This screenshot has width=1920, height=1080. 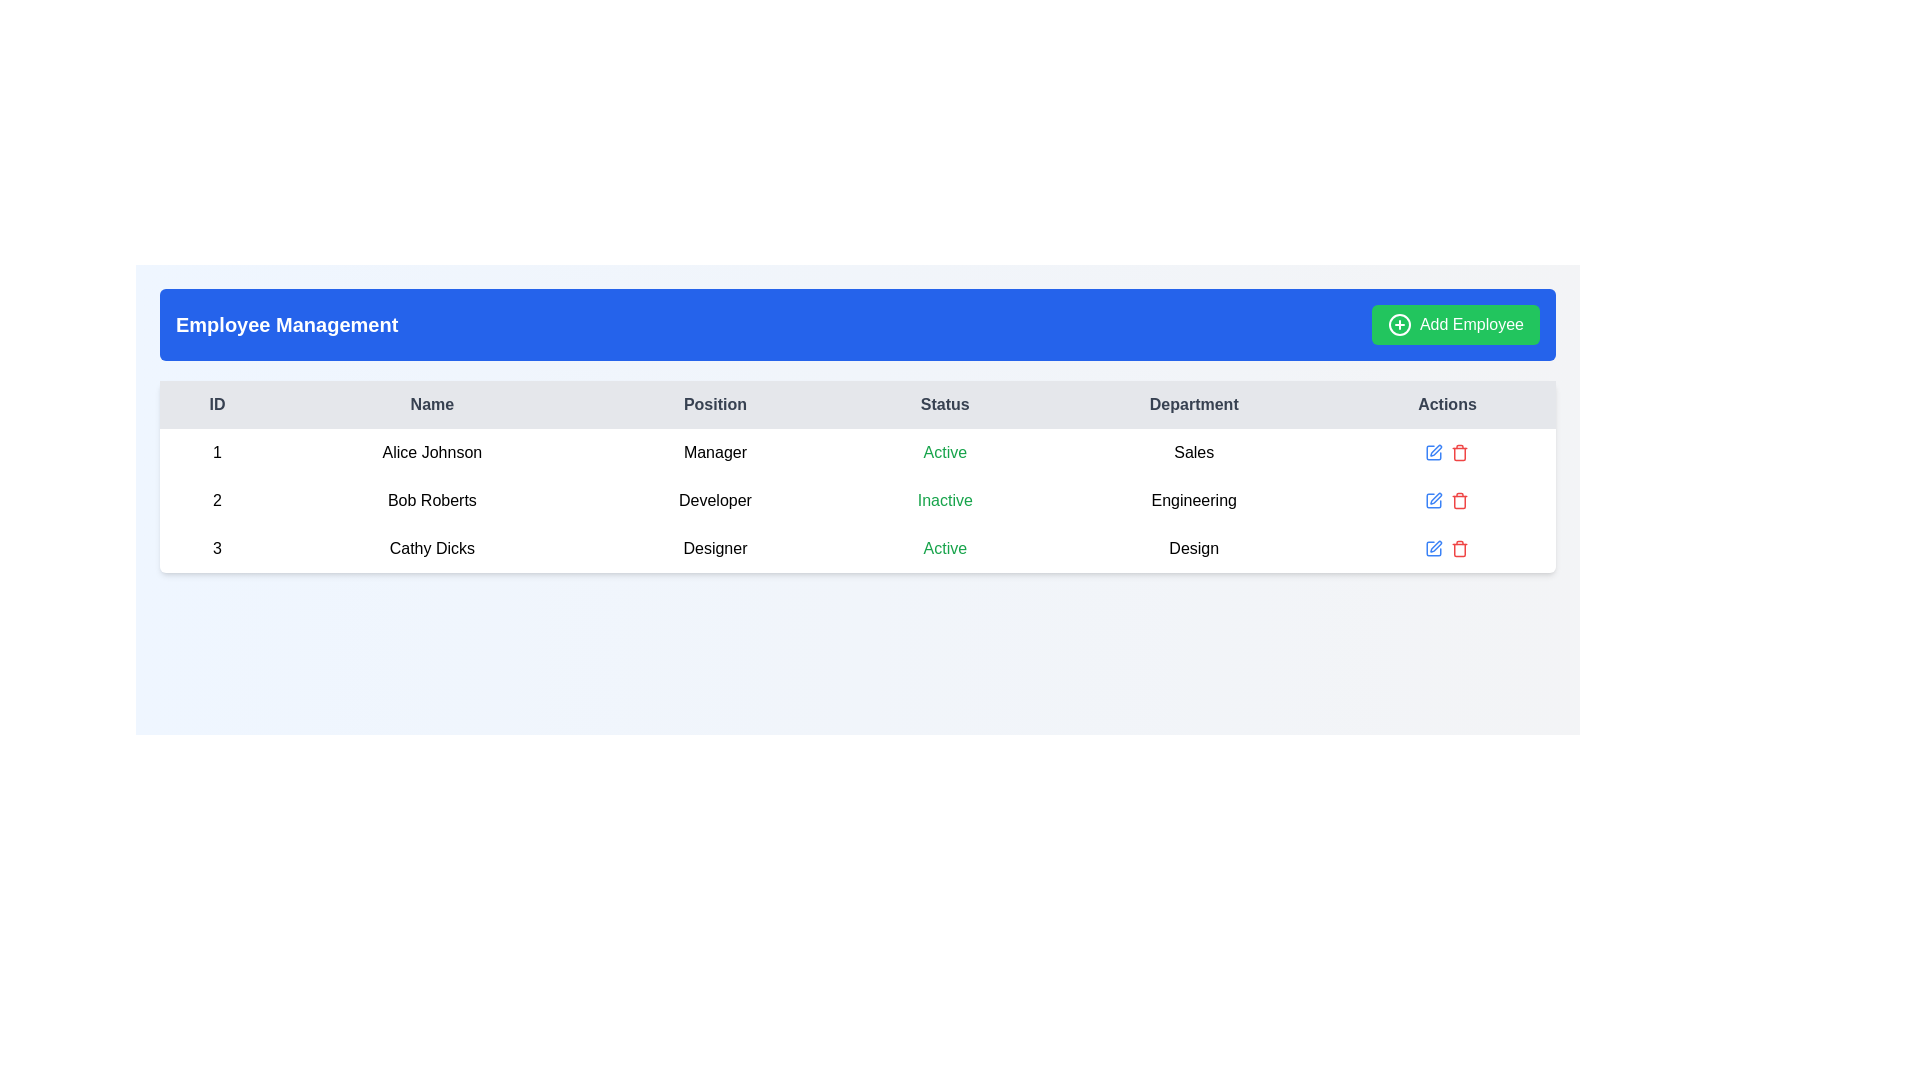 What do you see at coordinates (1460, 501) in the screenshot?
I see `the trash can icon in the 'Actions' column for 'Bob Roberts' to interact with the delete action` at bounding box center [1460, 501].